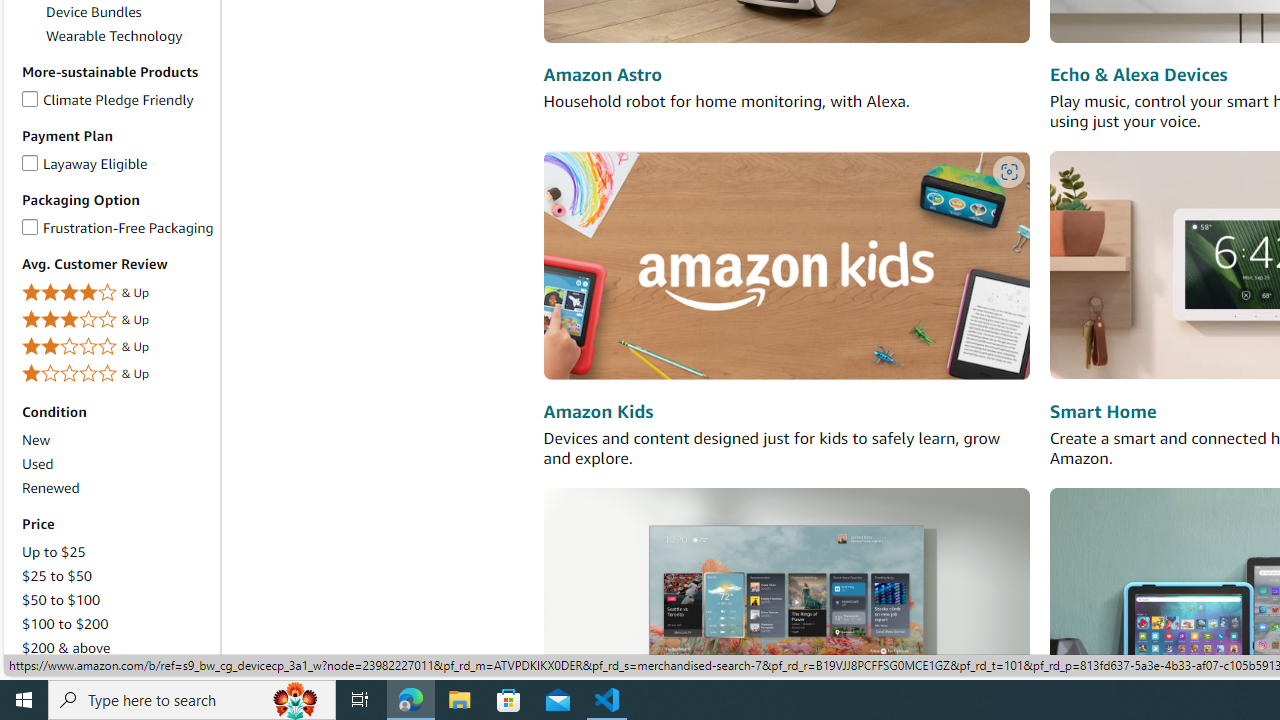  I want to click on 'Climate Pledge FriendlyClimate Pledge Friendly', so click(116, 100).